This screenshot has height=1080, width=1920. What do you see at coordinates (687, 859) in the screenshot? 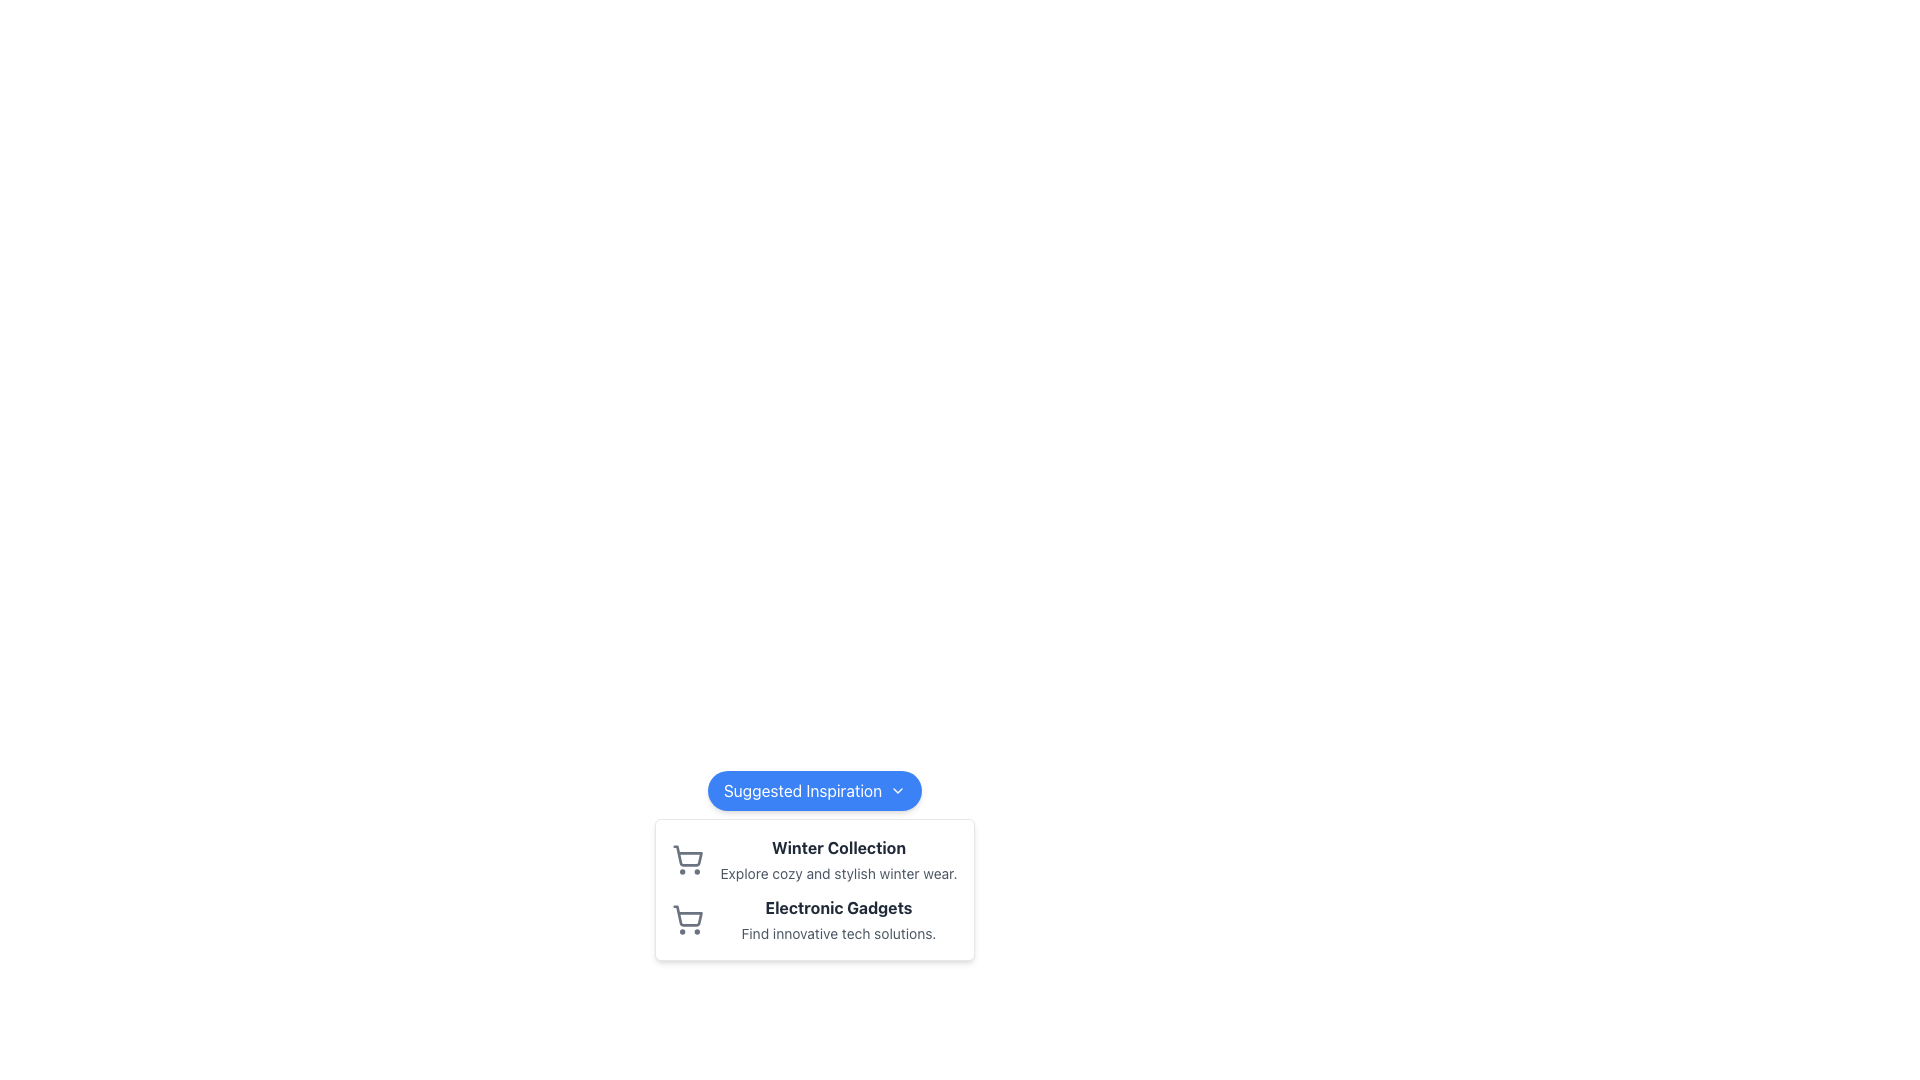
I see `the shopping cart icon, which is a gray minimalist design located to the far left of the 'Winter Collection' text in a card layout` at bounding box center [687, 859].